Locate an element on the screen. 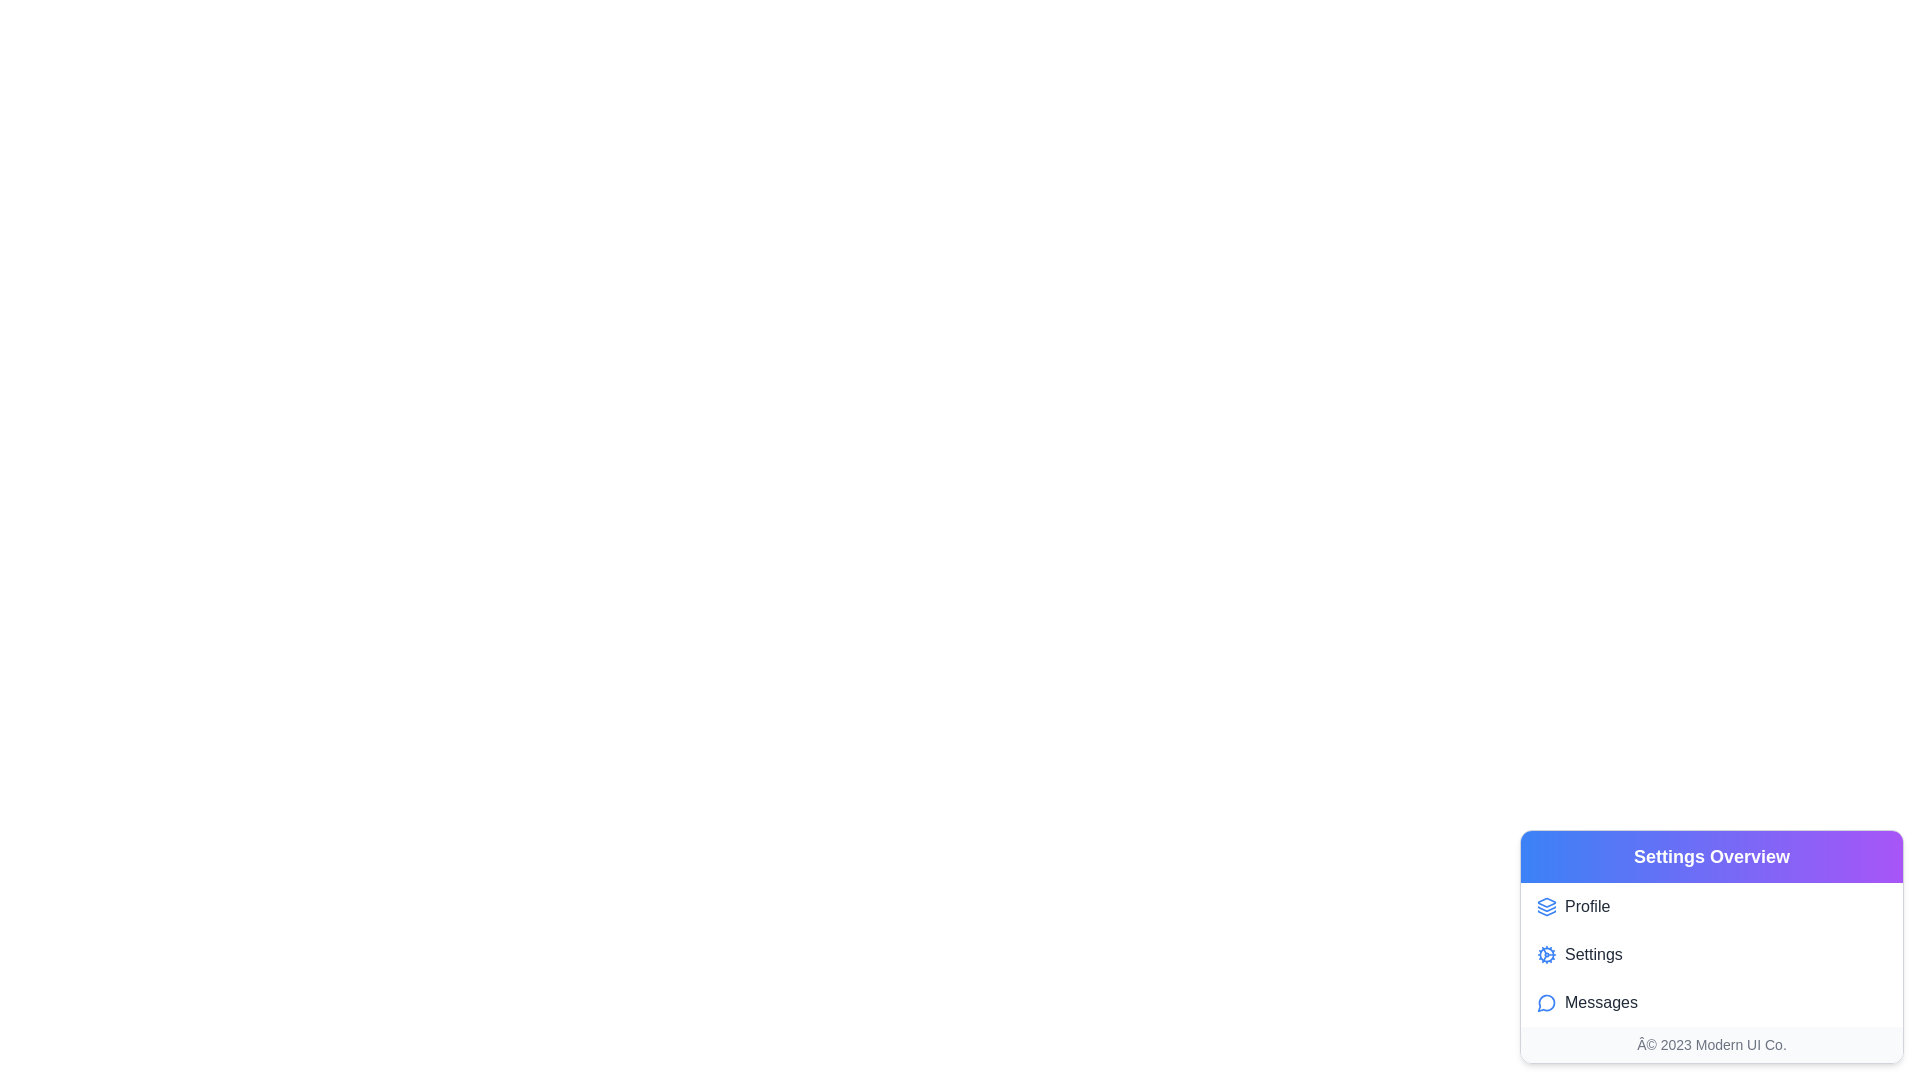  the footer text element that displays copyright information for 'Modern UI Co.' located at the bottom right corner of the interface is located at coordinates (1711, 1044).